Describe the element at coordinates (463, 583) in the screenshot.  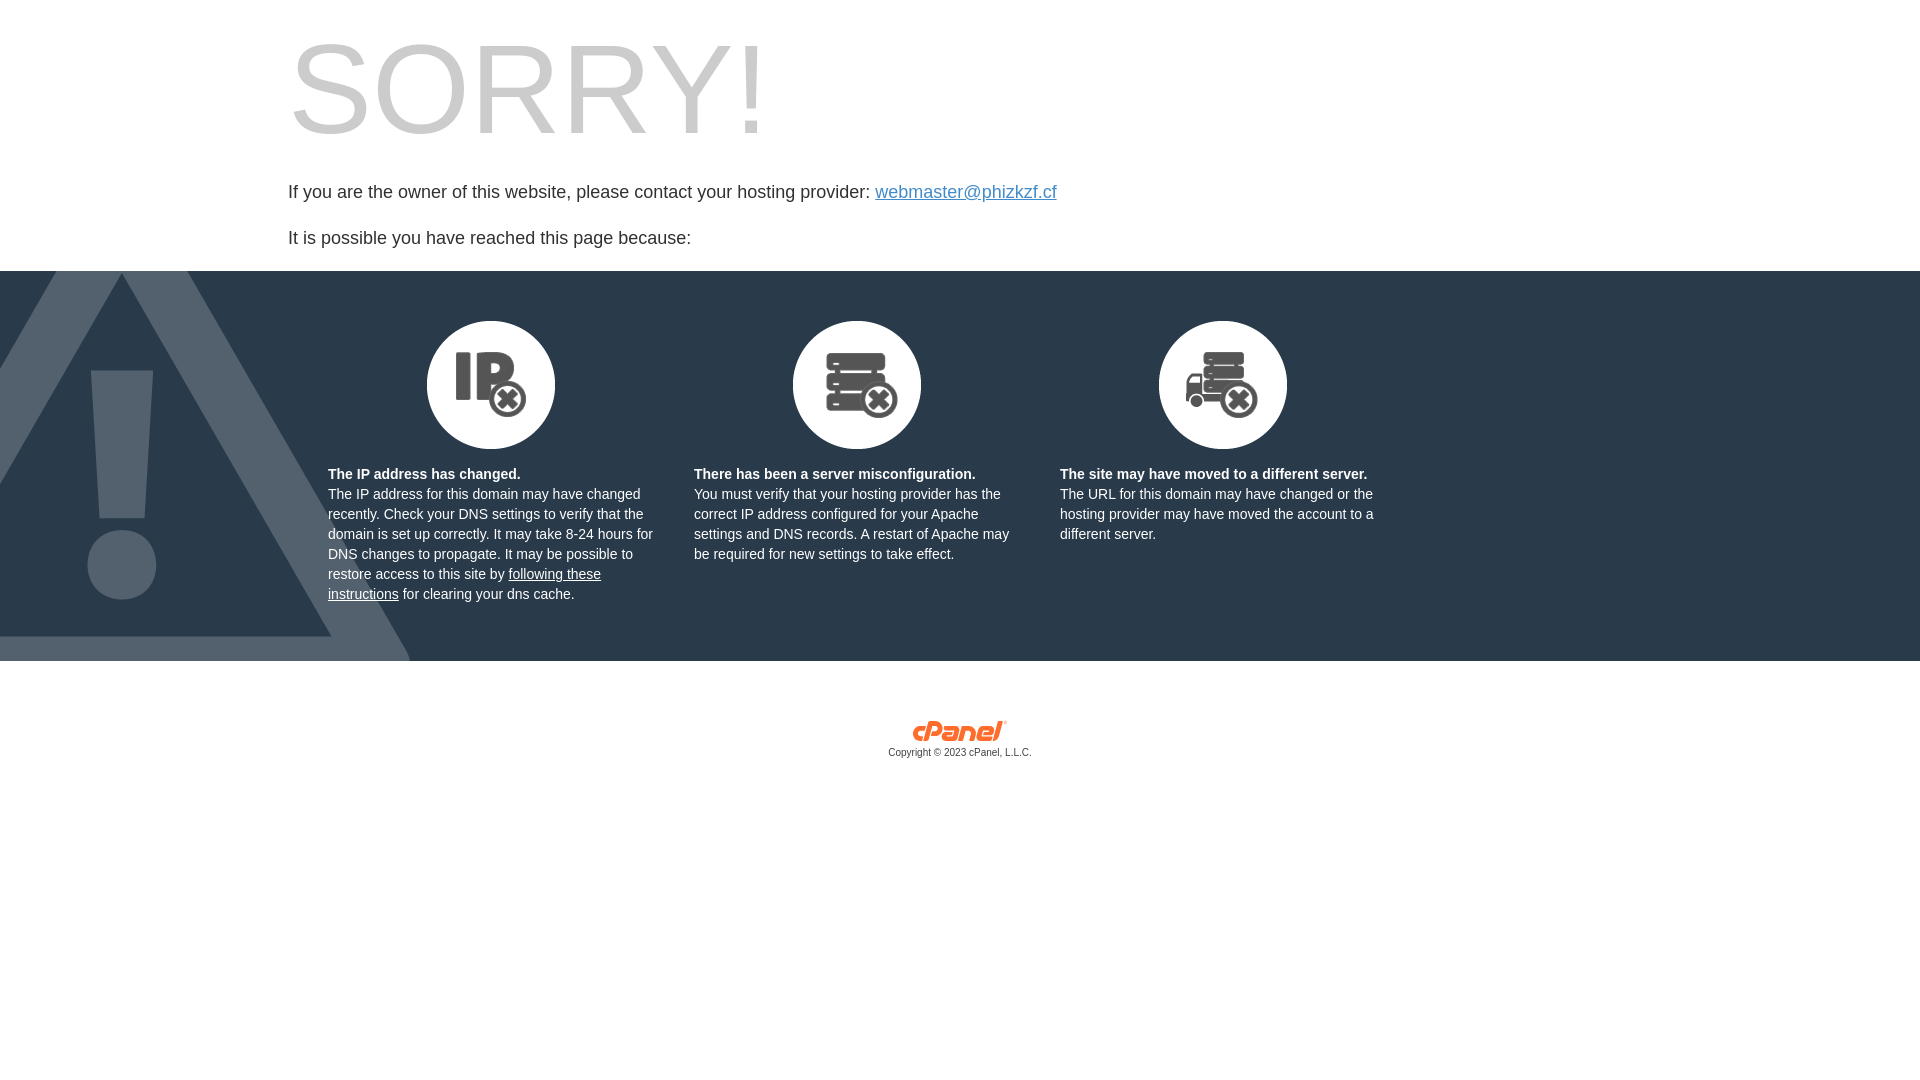
I see `'following these instructions'` at that location.